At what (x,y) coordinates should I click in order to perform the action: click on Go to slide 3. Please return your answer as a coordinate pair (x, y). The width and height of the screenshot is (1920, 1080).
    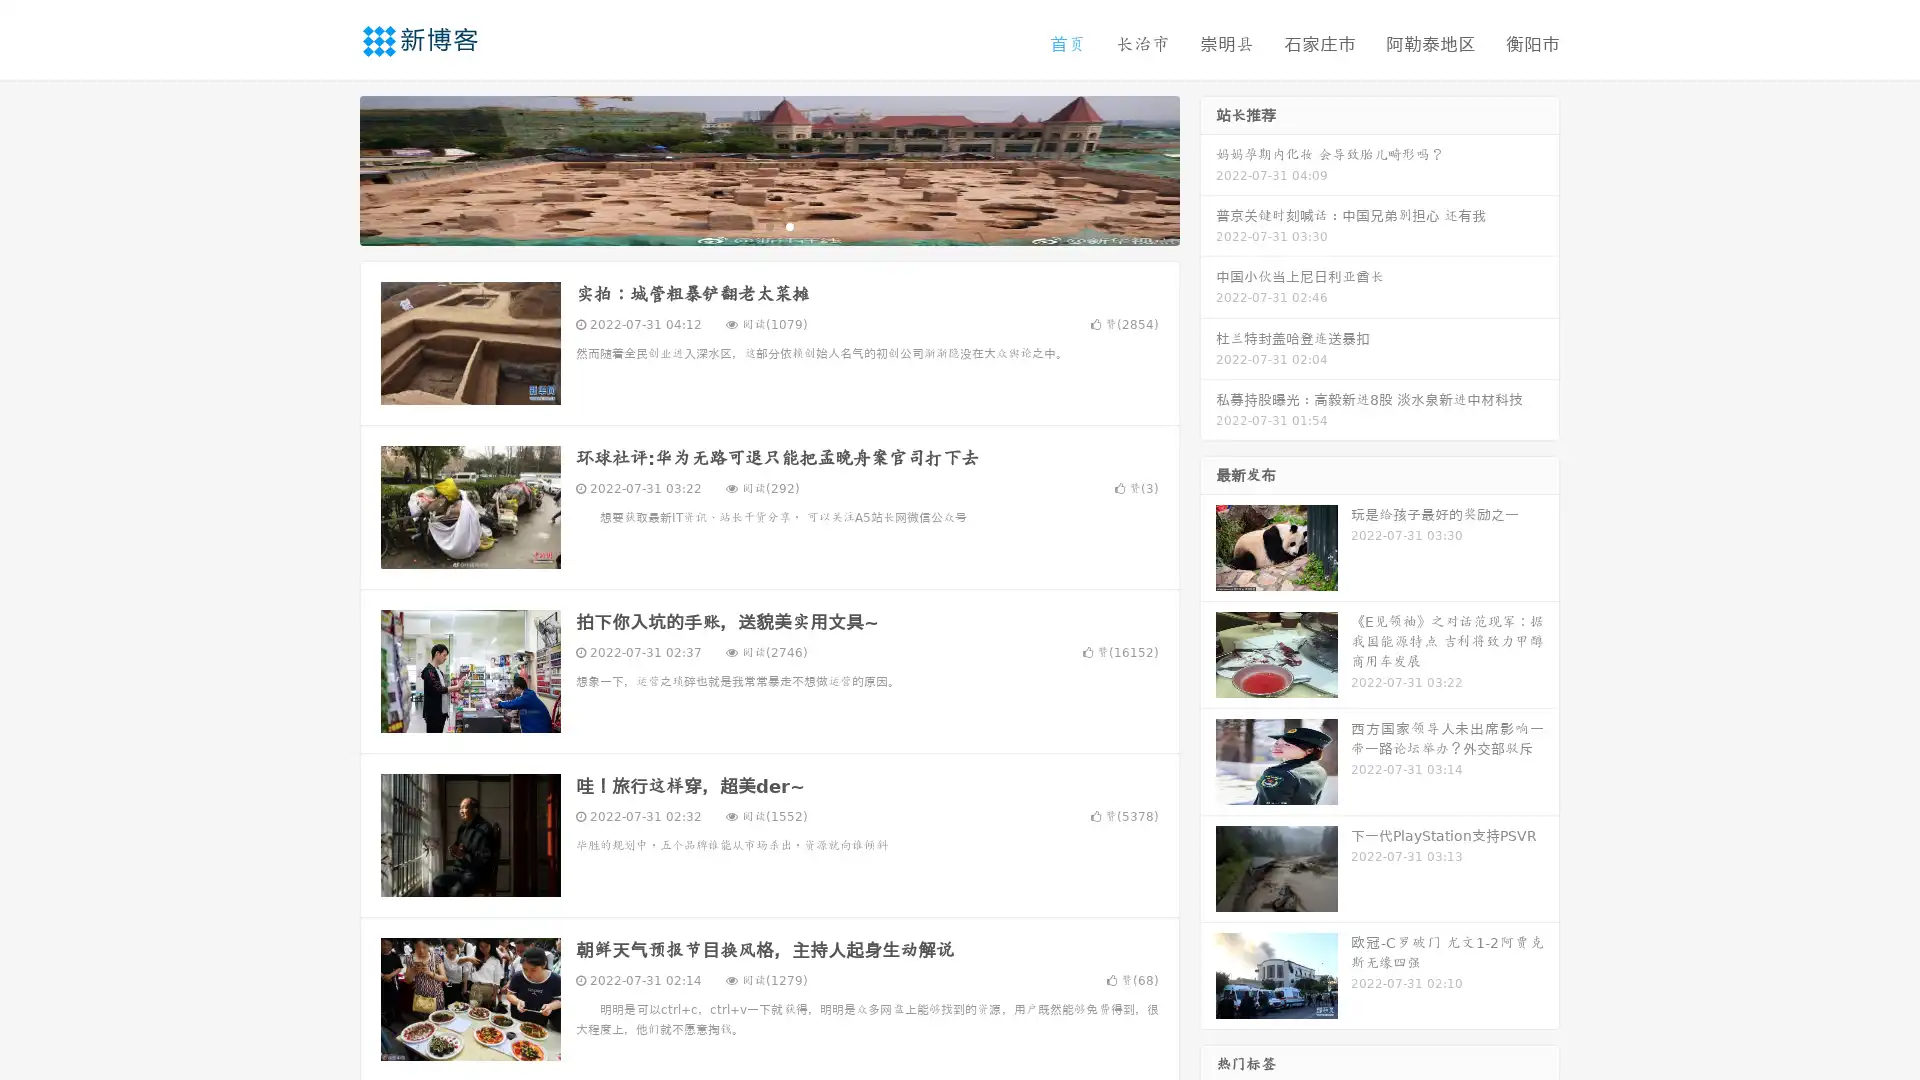
    Looking at the image, I should click on (789, 225).